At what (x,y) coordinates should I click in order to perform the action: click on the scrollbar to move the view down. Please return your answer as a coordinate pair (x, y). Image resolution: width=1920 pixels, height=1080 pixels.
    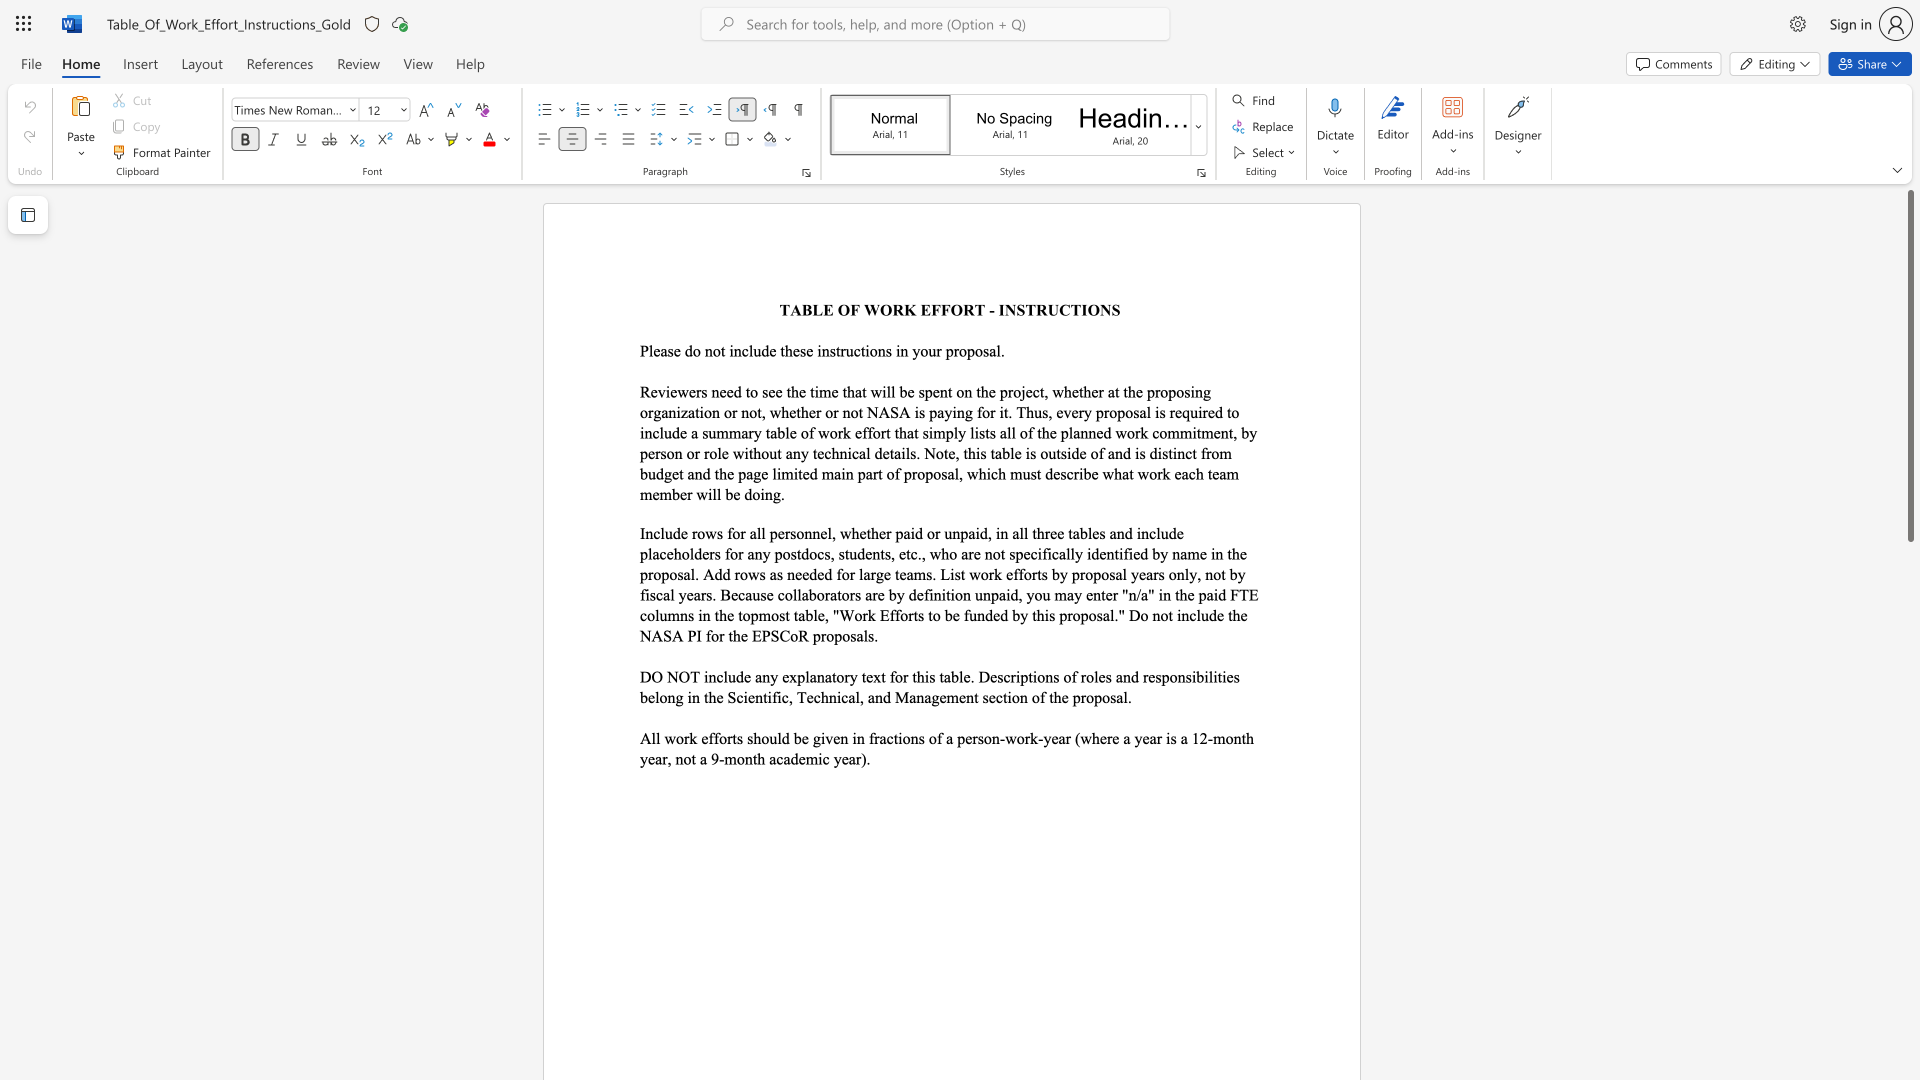
    Looking at the image, I should click on (1909, 740).